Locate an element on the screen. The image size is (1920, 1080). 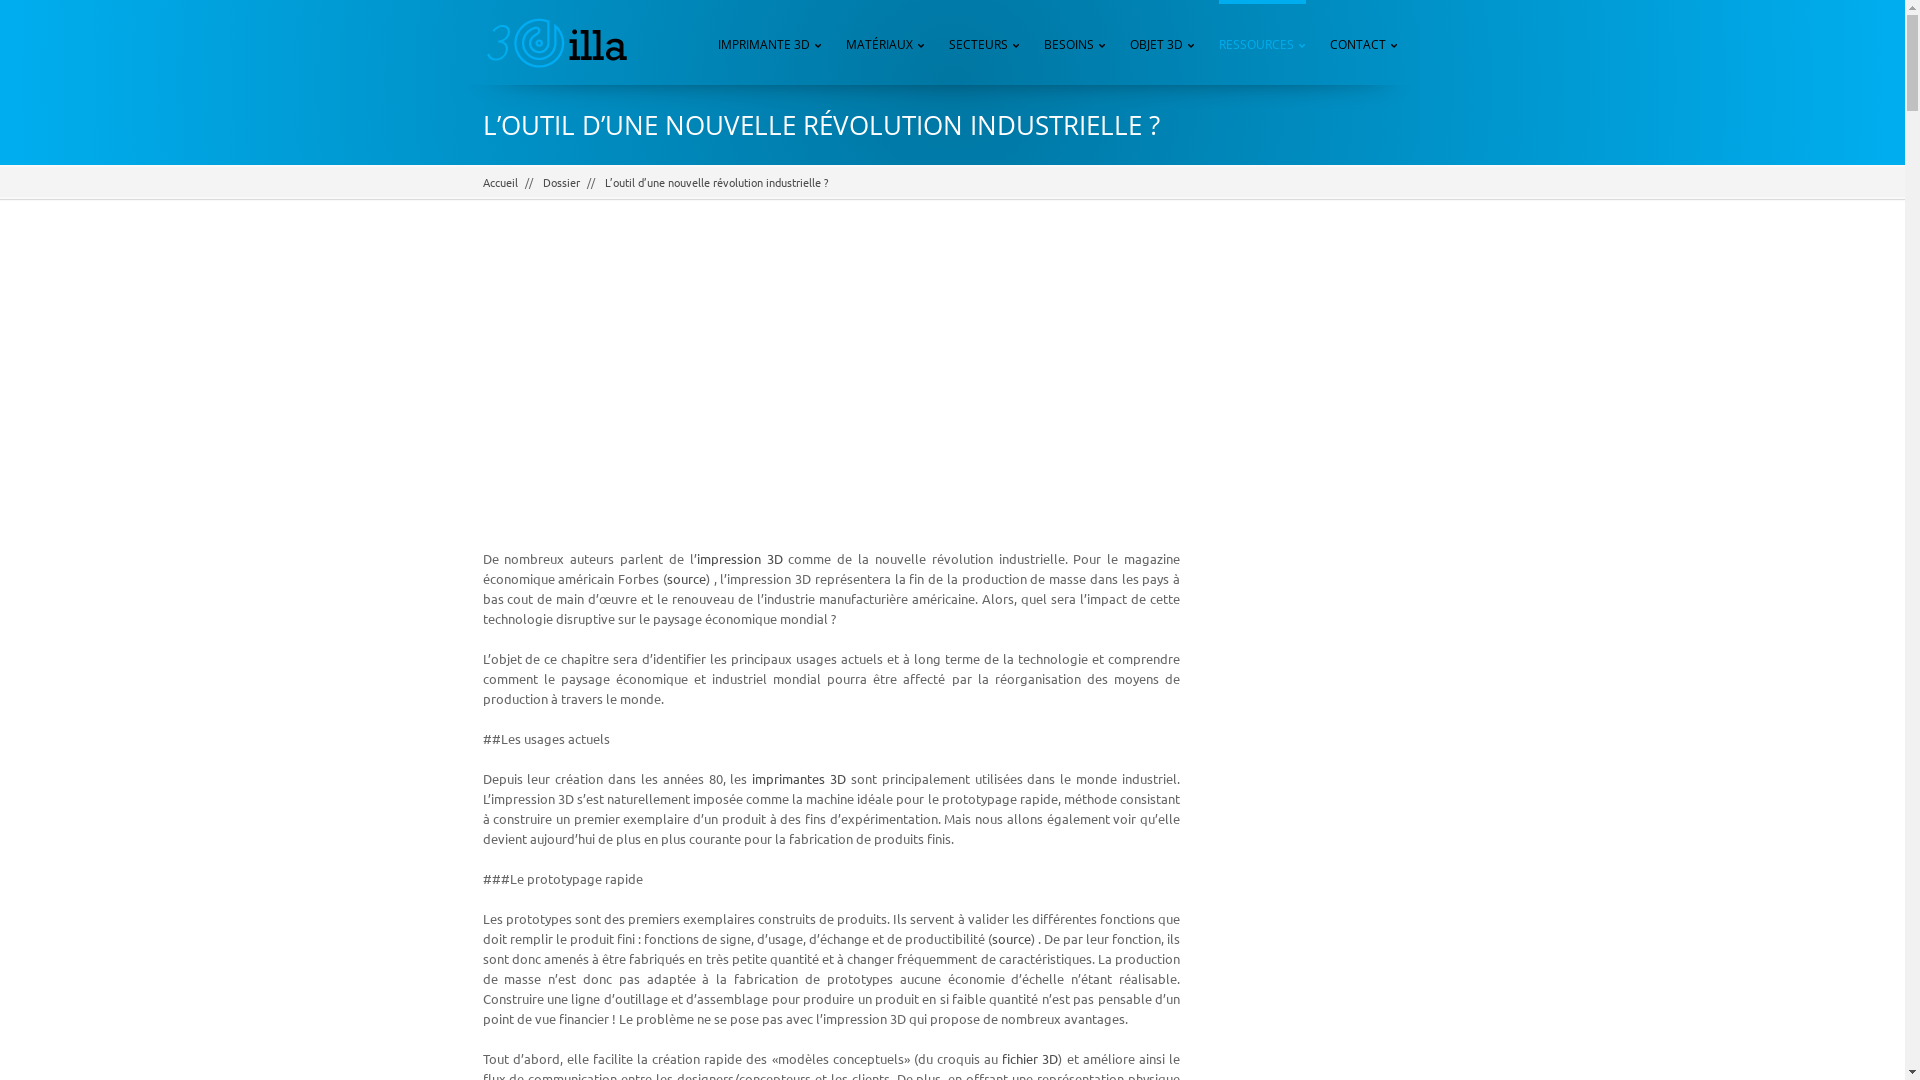
'source' is located at coordinates (1011, 938).